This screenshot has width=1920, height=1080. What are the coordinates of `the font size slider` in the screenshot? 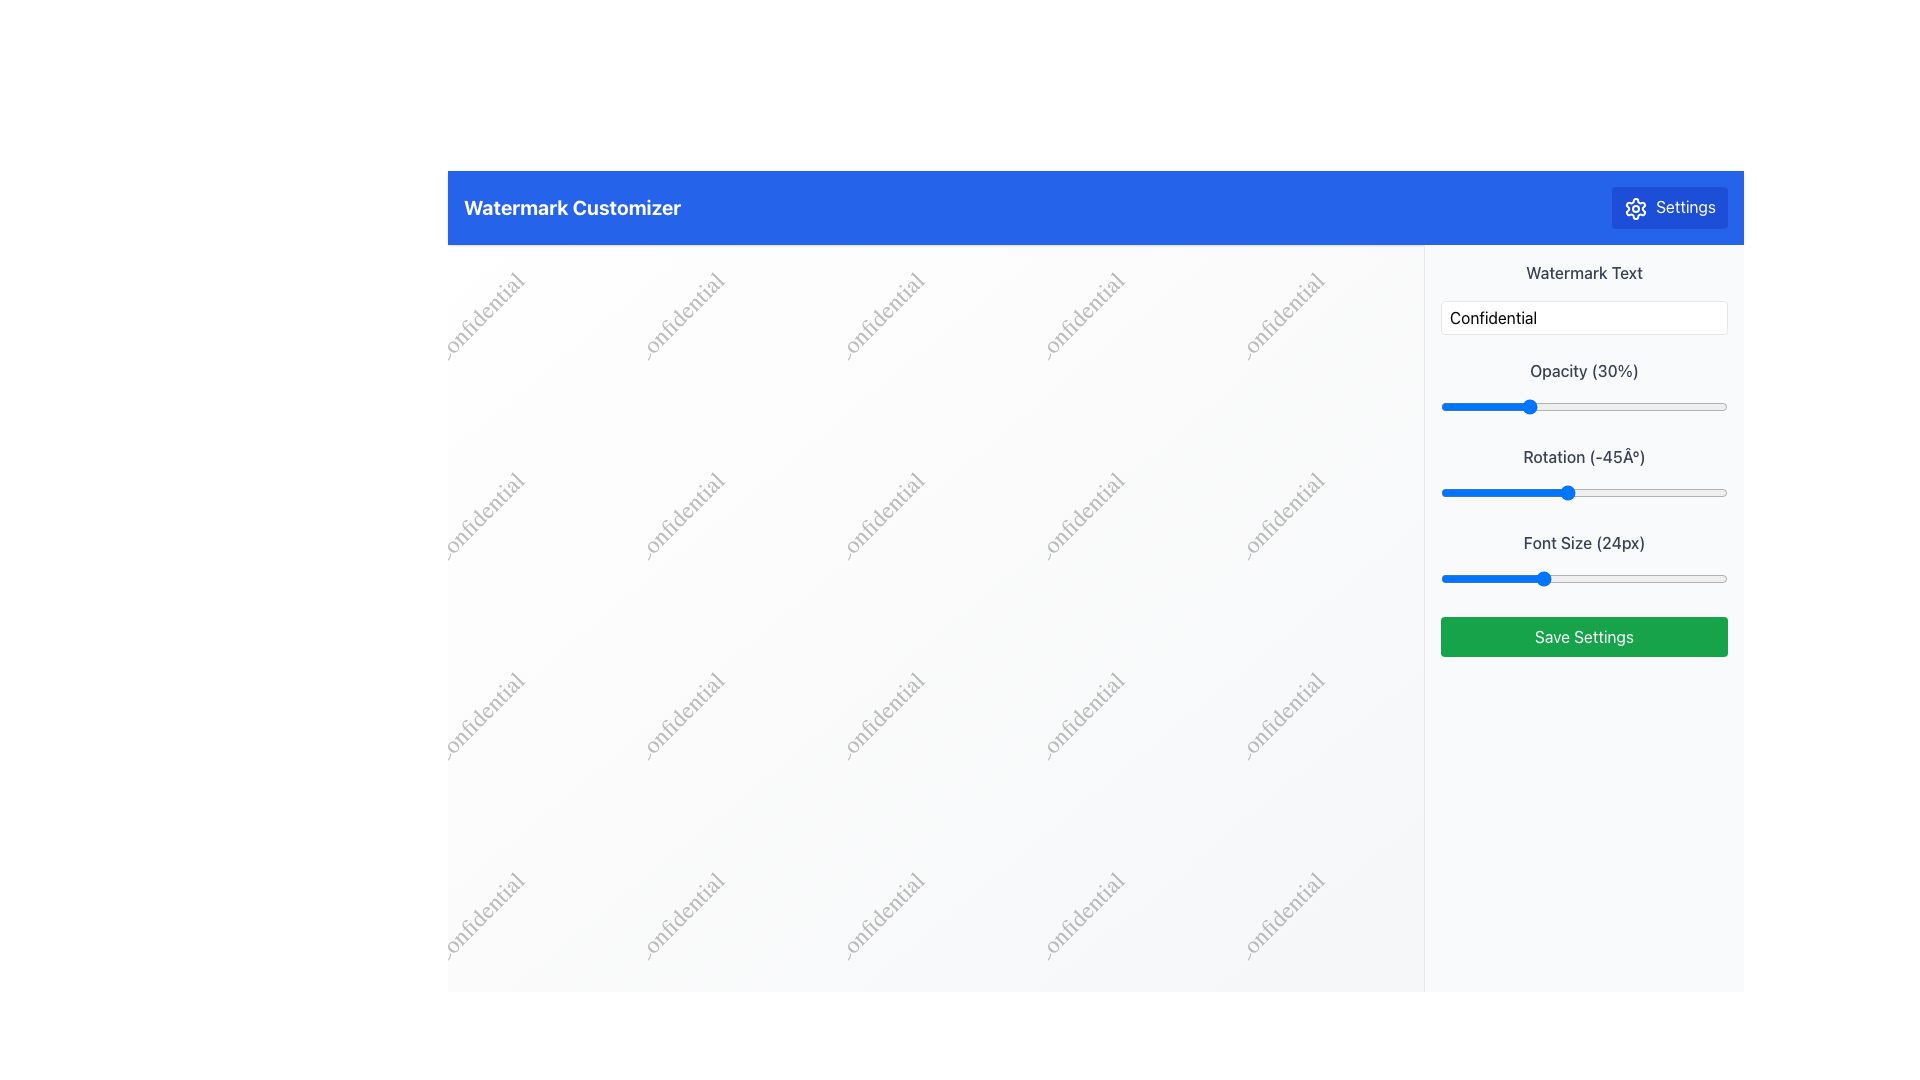 It's located at (1540, 578).